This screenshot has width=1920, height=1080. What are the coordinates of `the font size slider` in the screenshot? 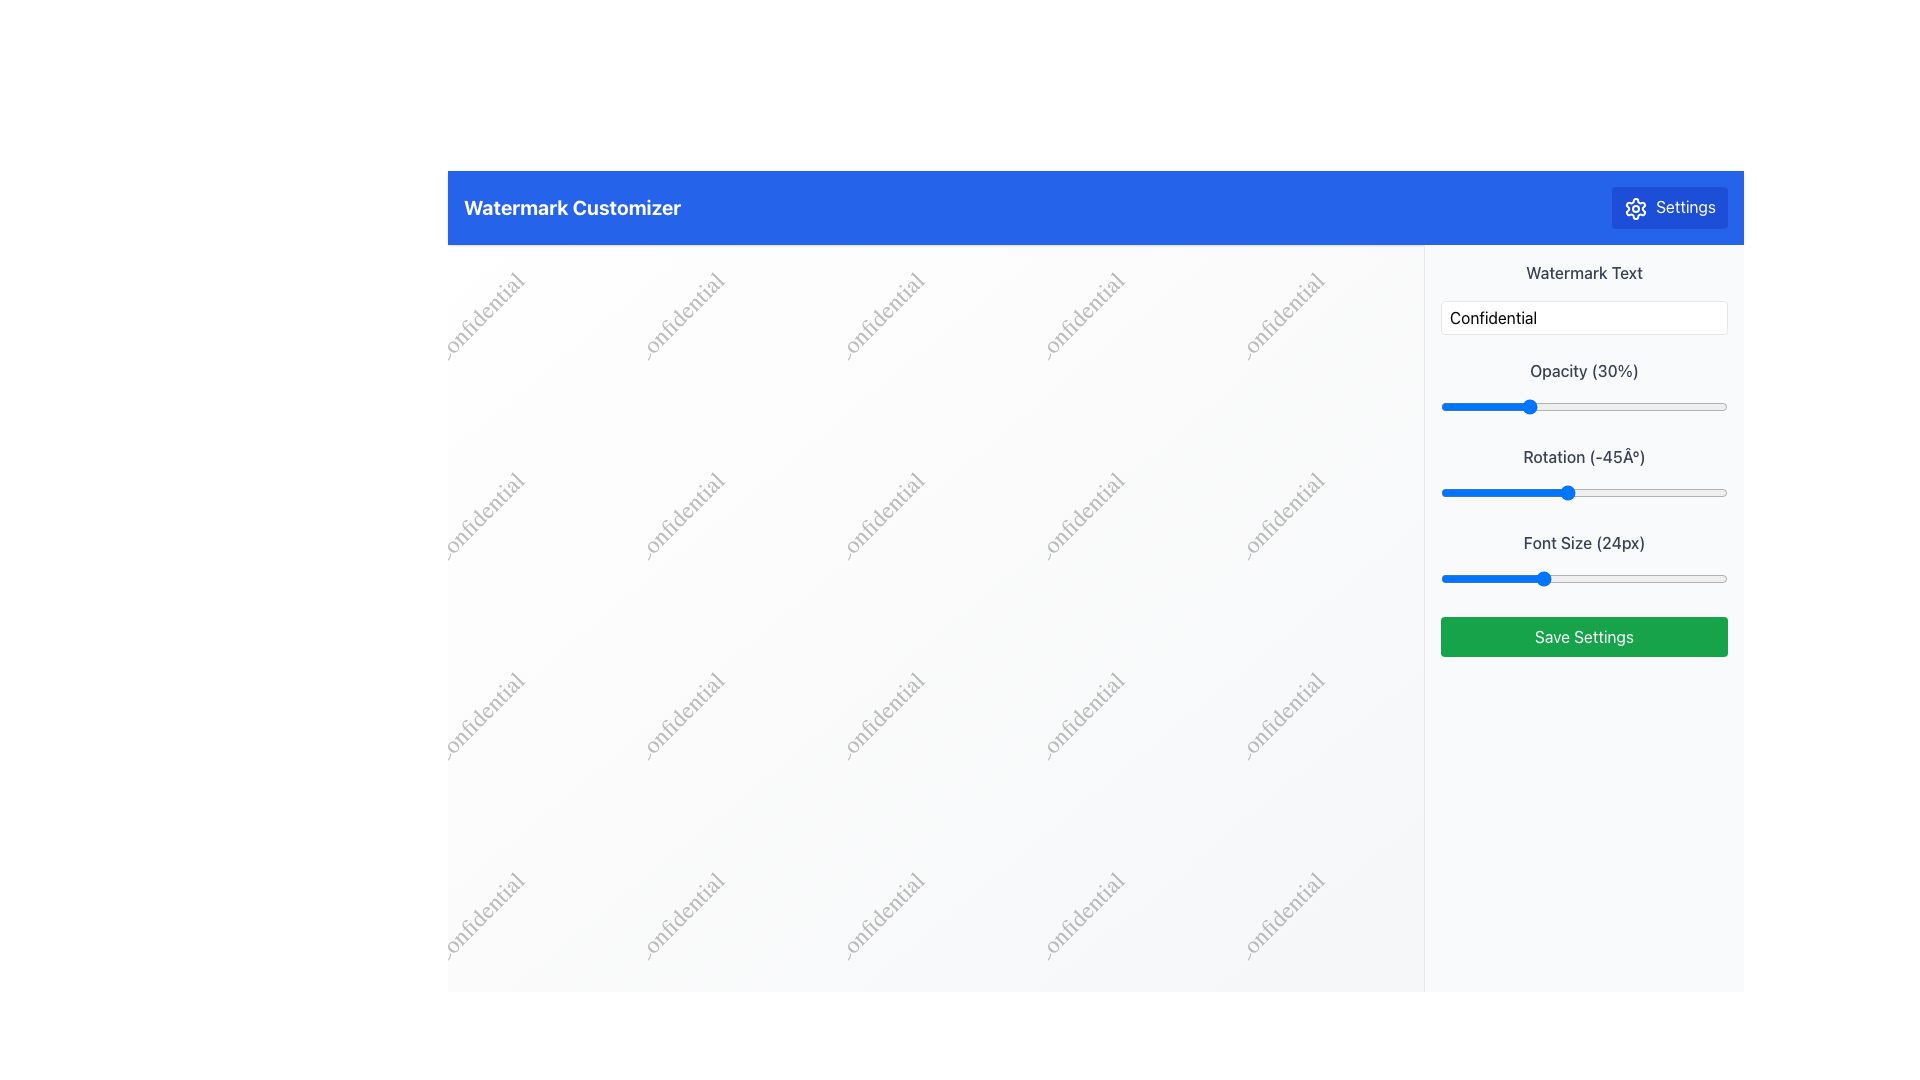 It's located at (1540, 578).